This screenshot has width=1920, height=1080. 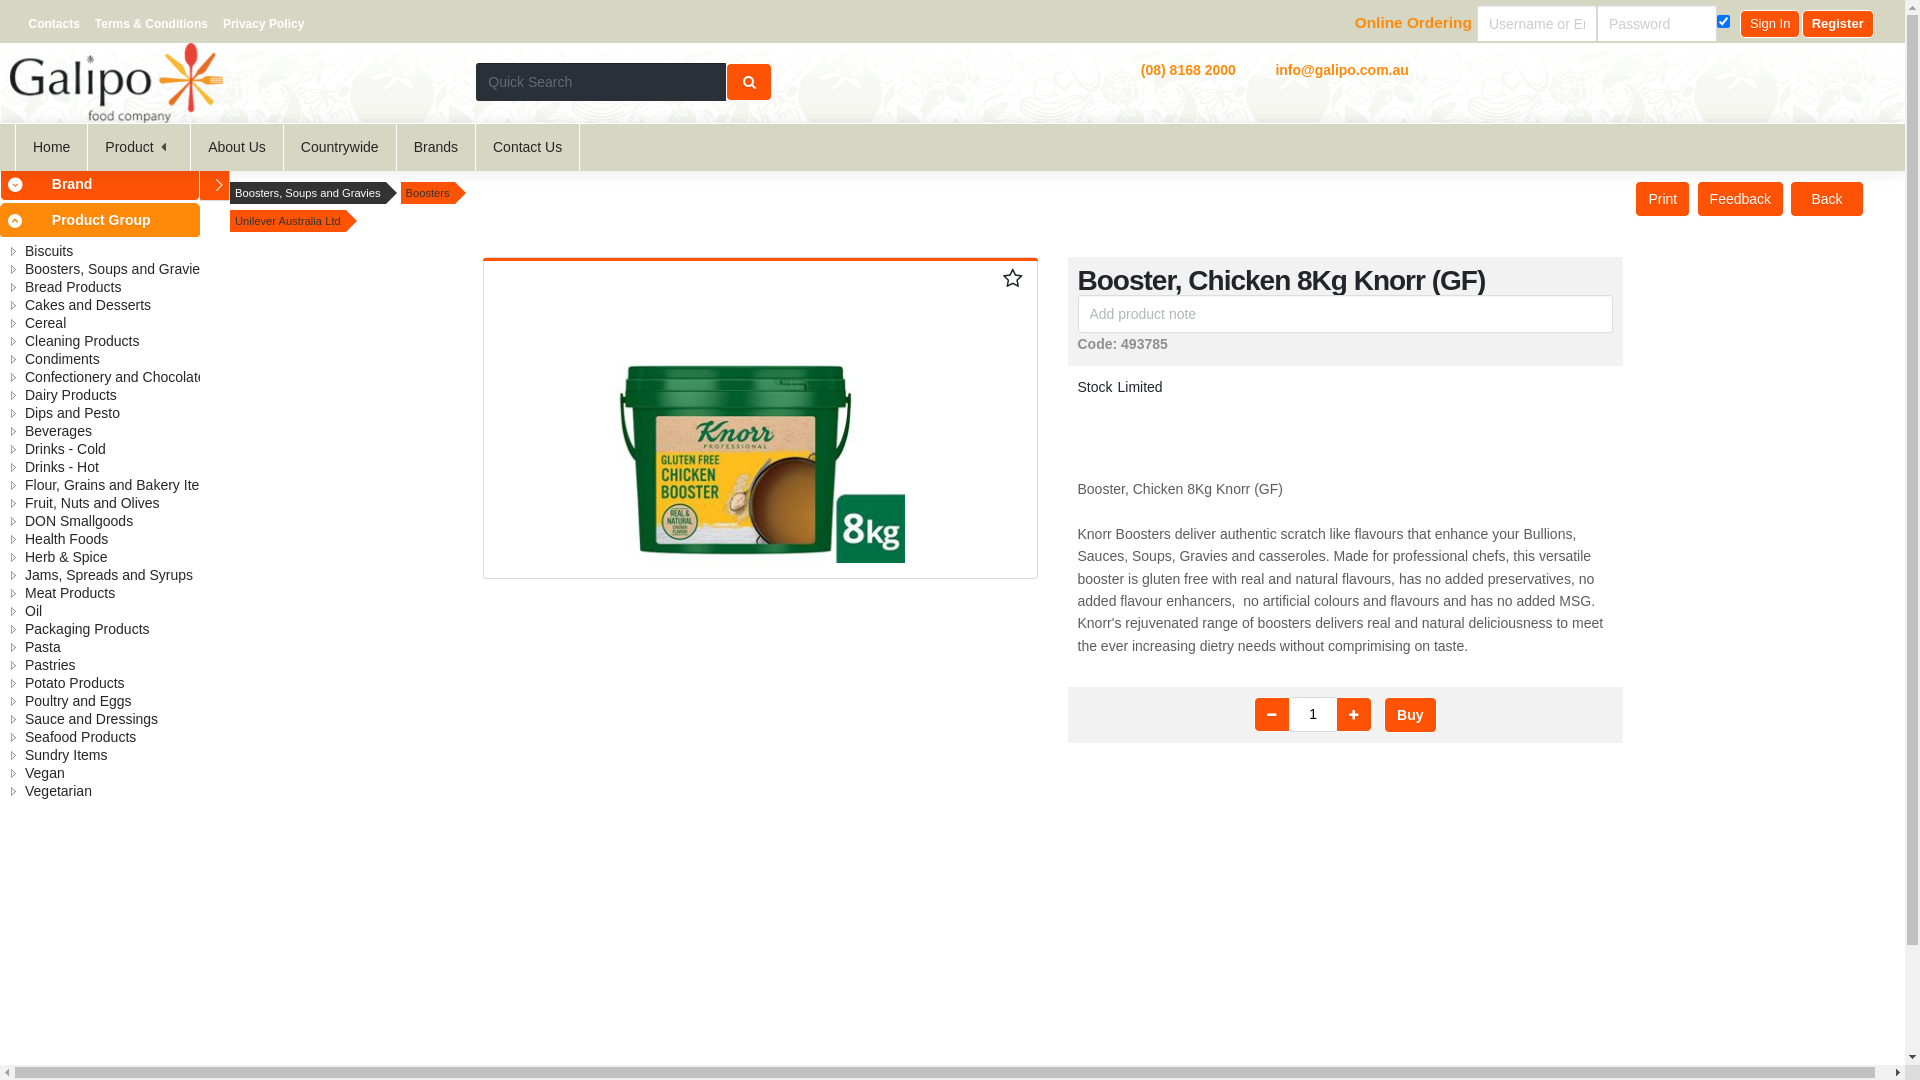 I want to click on 'Fruit, Nuts and Olives', so click(x=91, y=501).